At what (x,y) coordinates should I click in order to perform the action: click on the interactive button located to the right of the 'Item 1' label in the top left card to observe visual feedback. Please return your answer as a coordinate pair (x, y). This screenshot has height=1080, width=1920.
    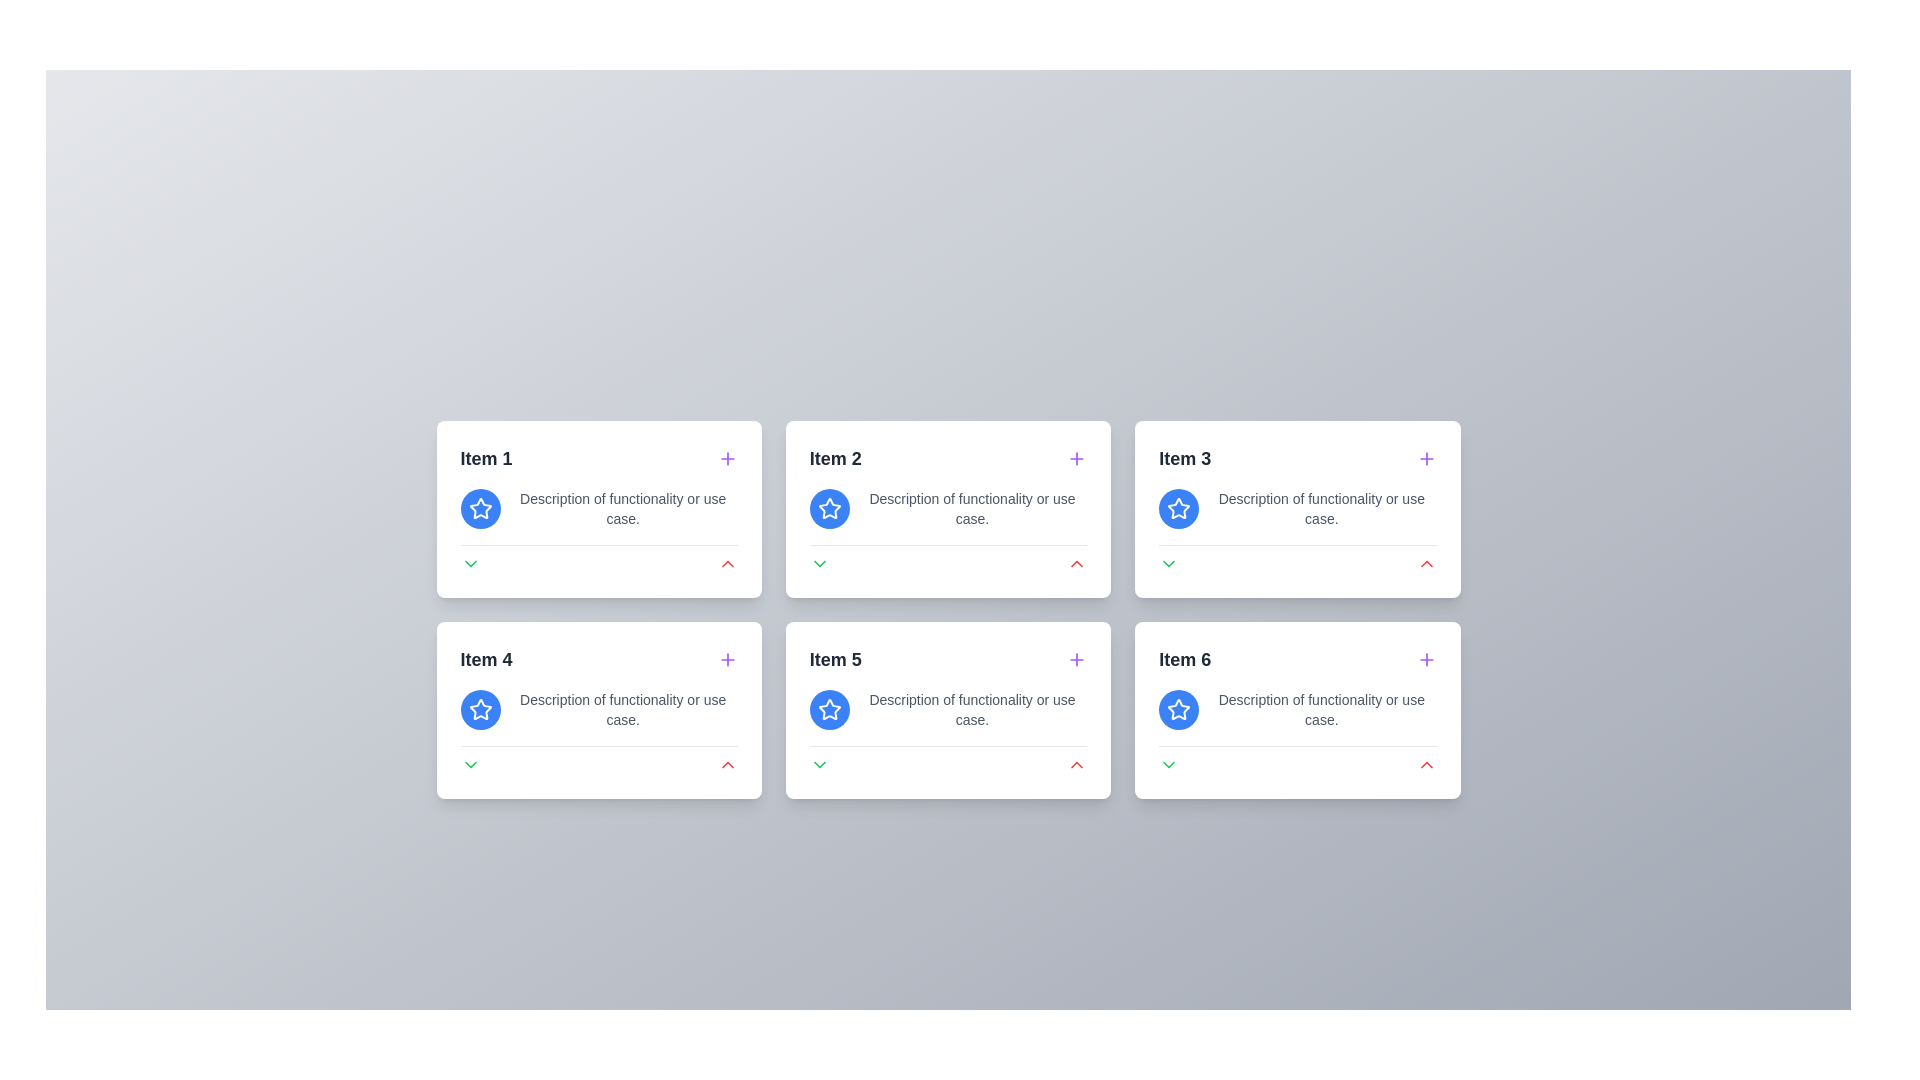
    Looking at the image, I should click on (726, 459).